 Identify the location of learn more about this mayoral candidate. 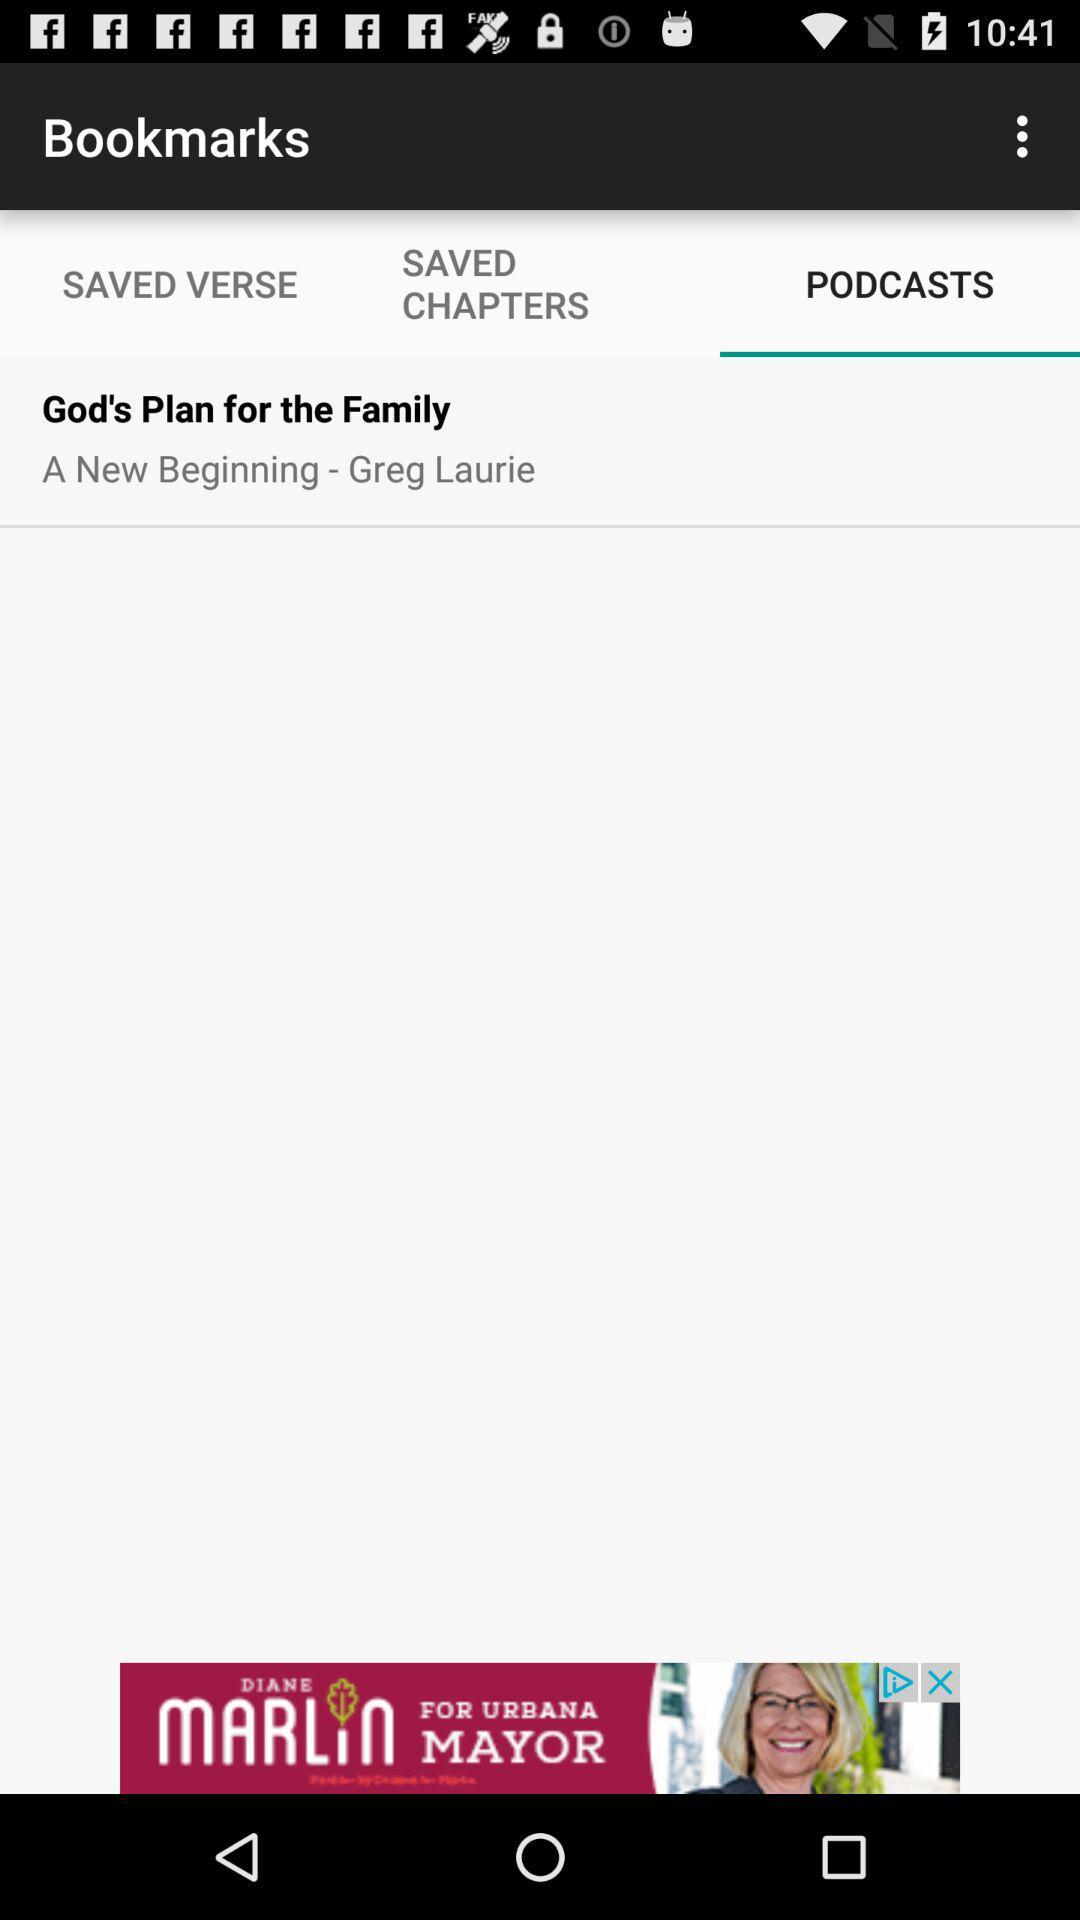
(540, 1727).